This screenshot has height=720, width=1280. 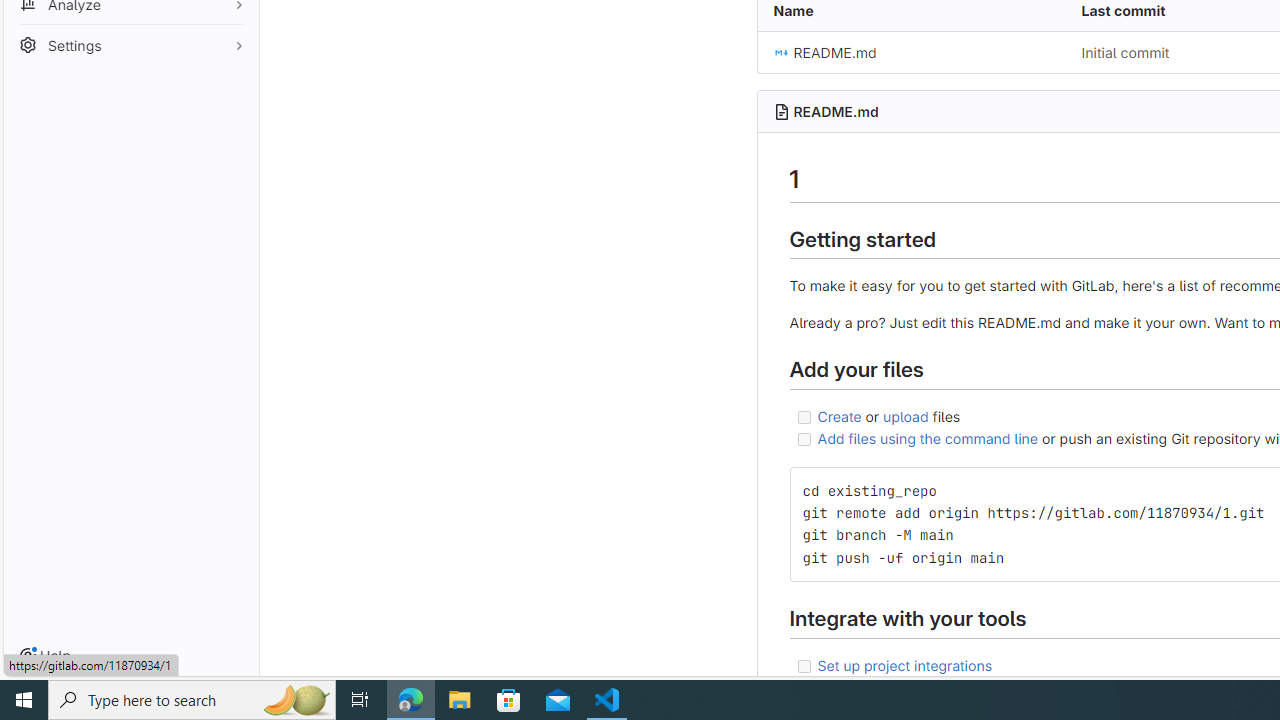 I want to click on 'Add files using the command line', so click(x=927, y=437).